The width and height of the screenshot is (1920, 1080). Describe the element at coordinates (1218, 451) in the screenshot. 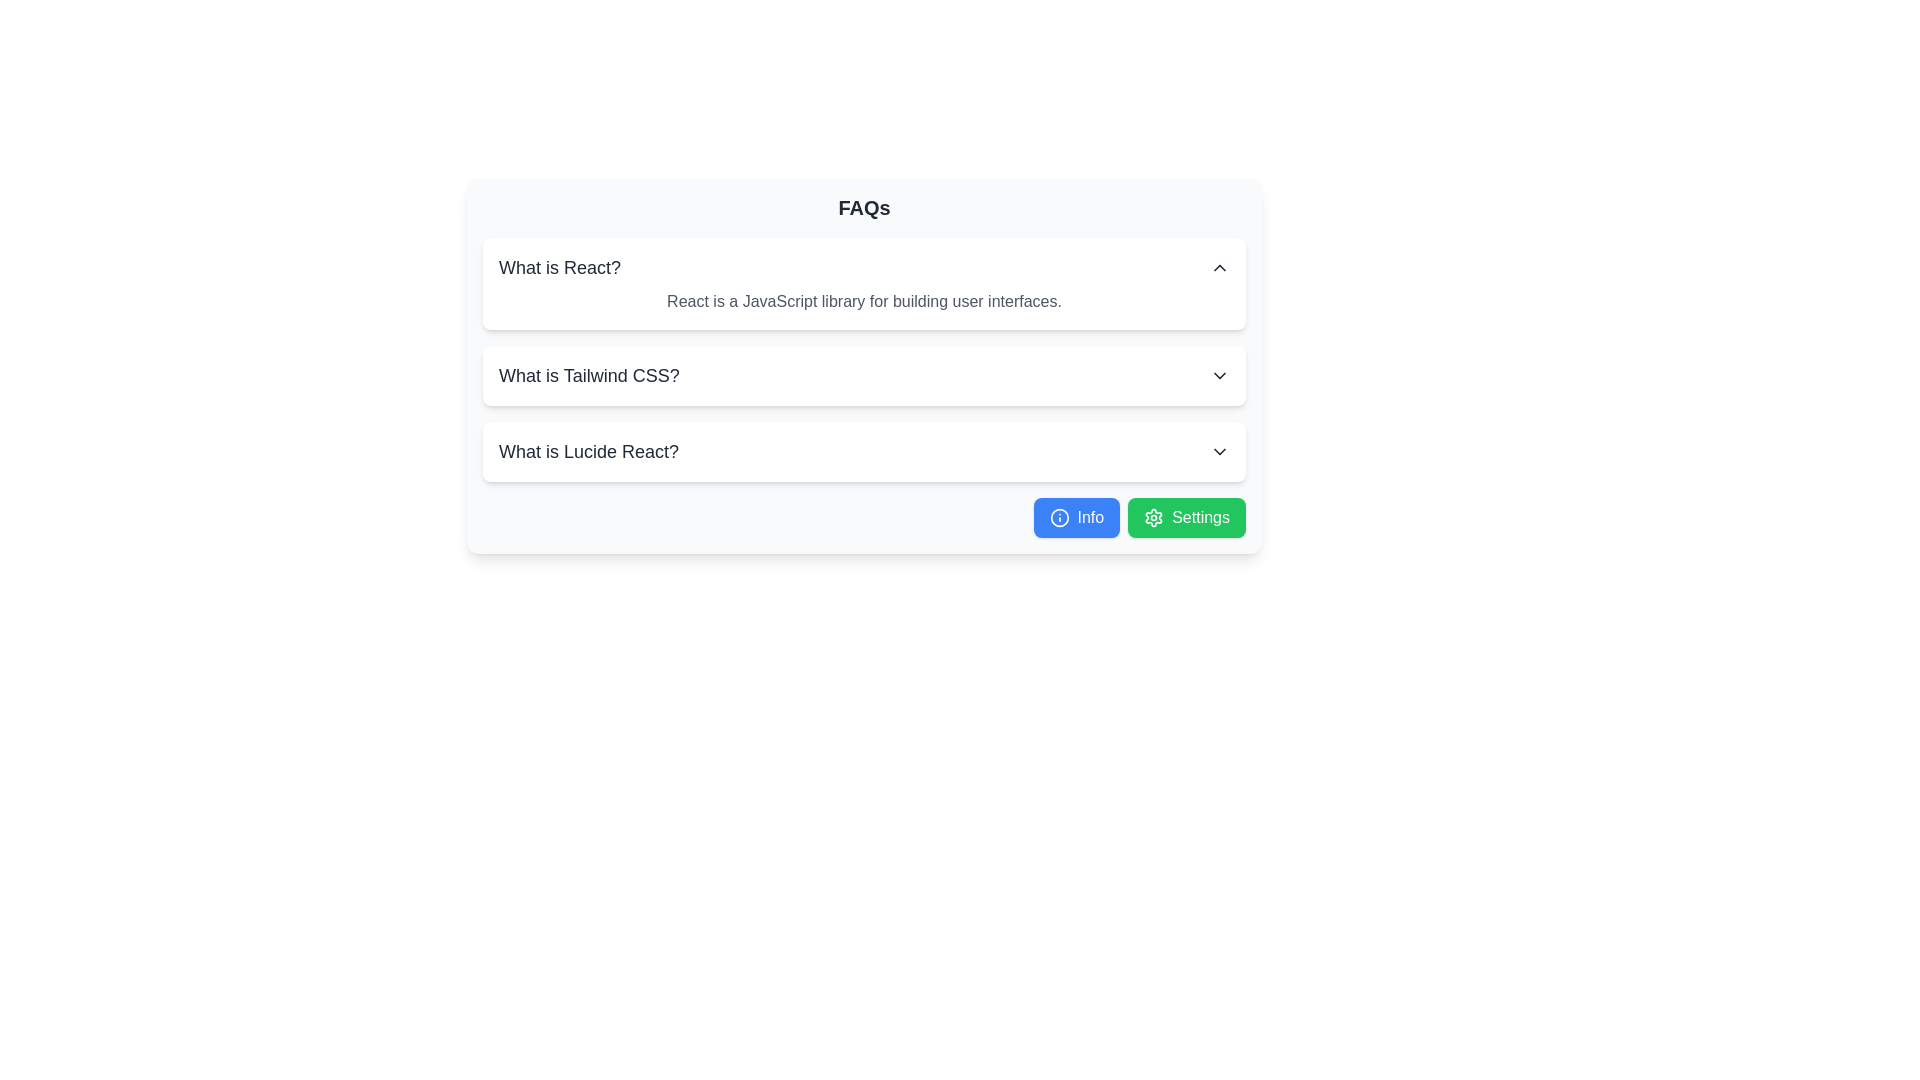

I see `the gray downward-pointing chevron icon next to the 'What is Lucide React?' text in the collapsible FAQ item` at that location.